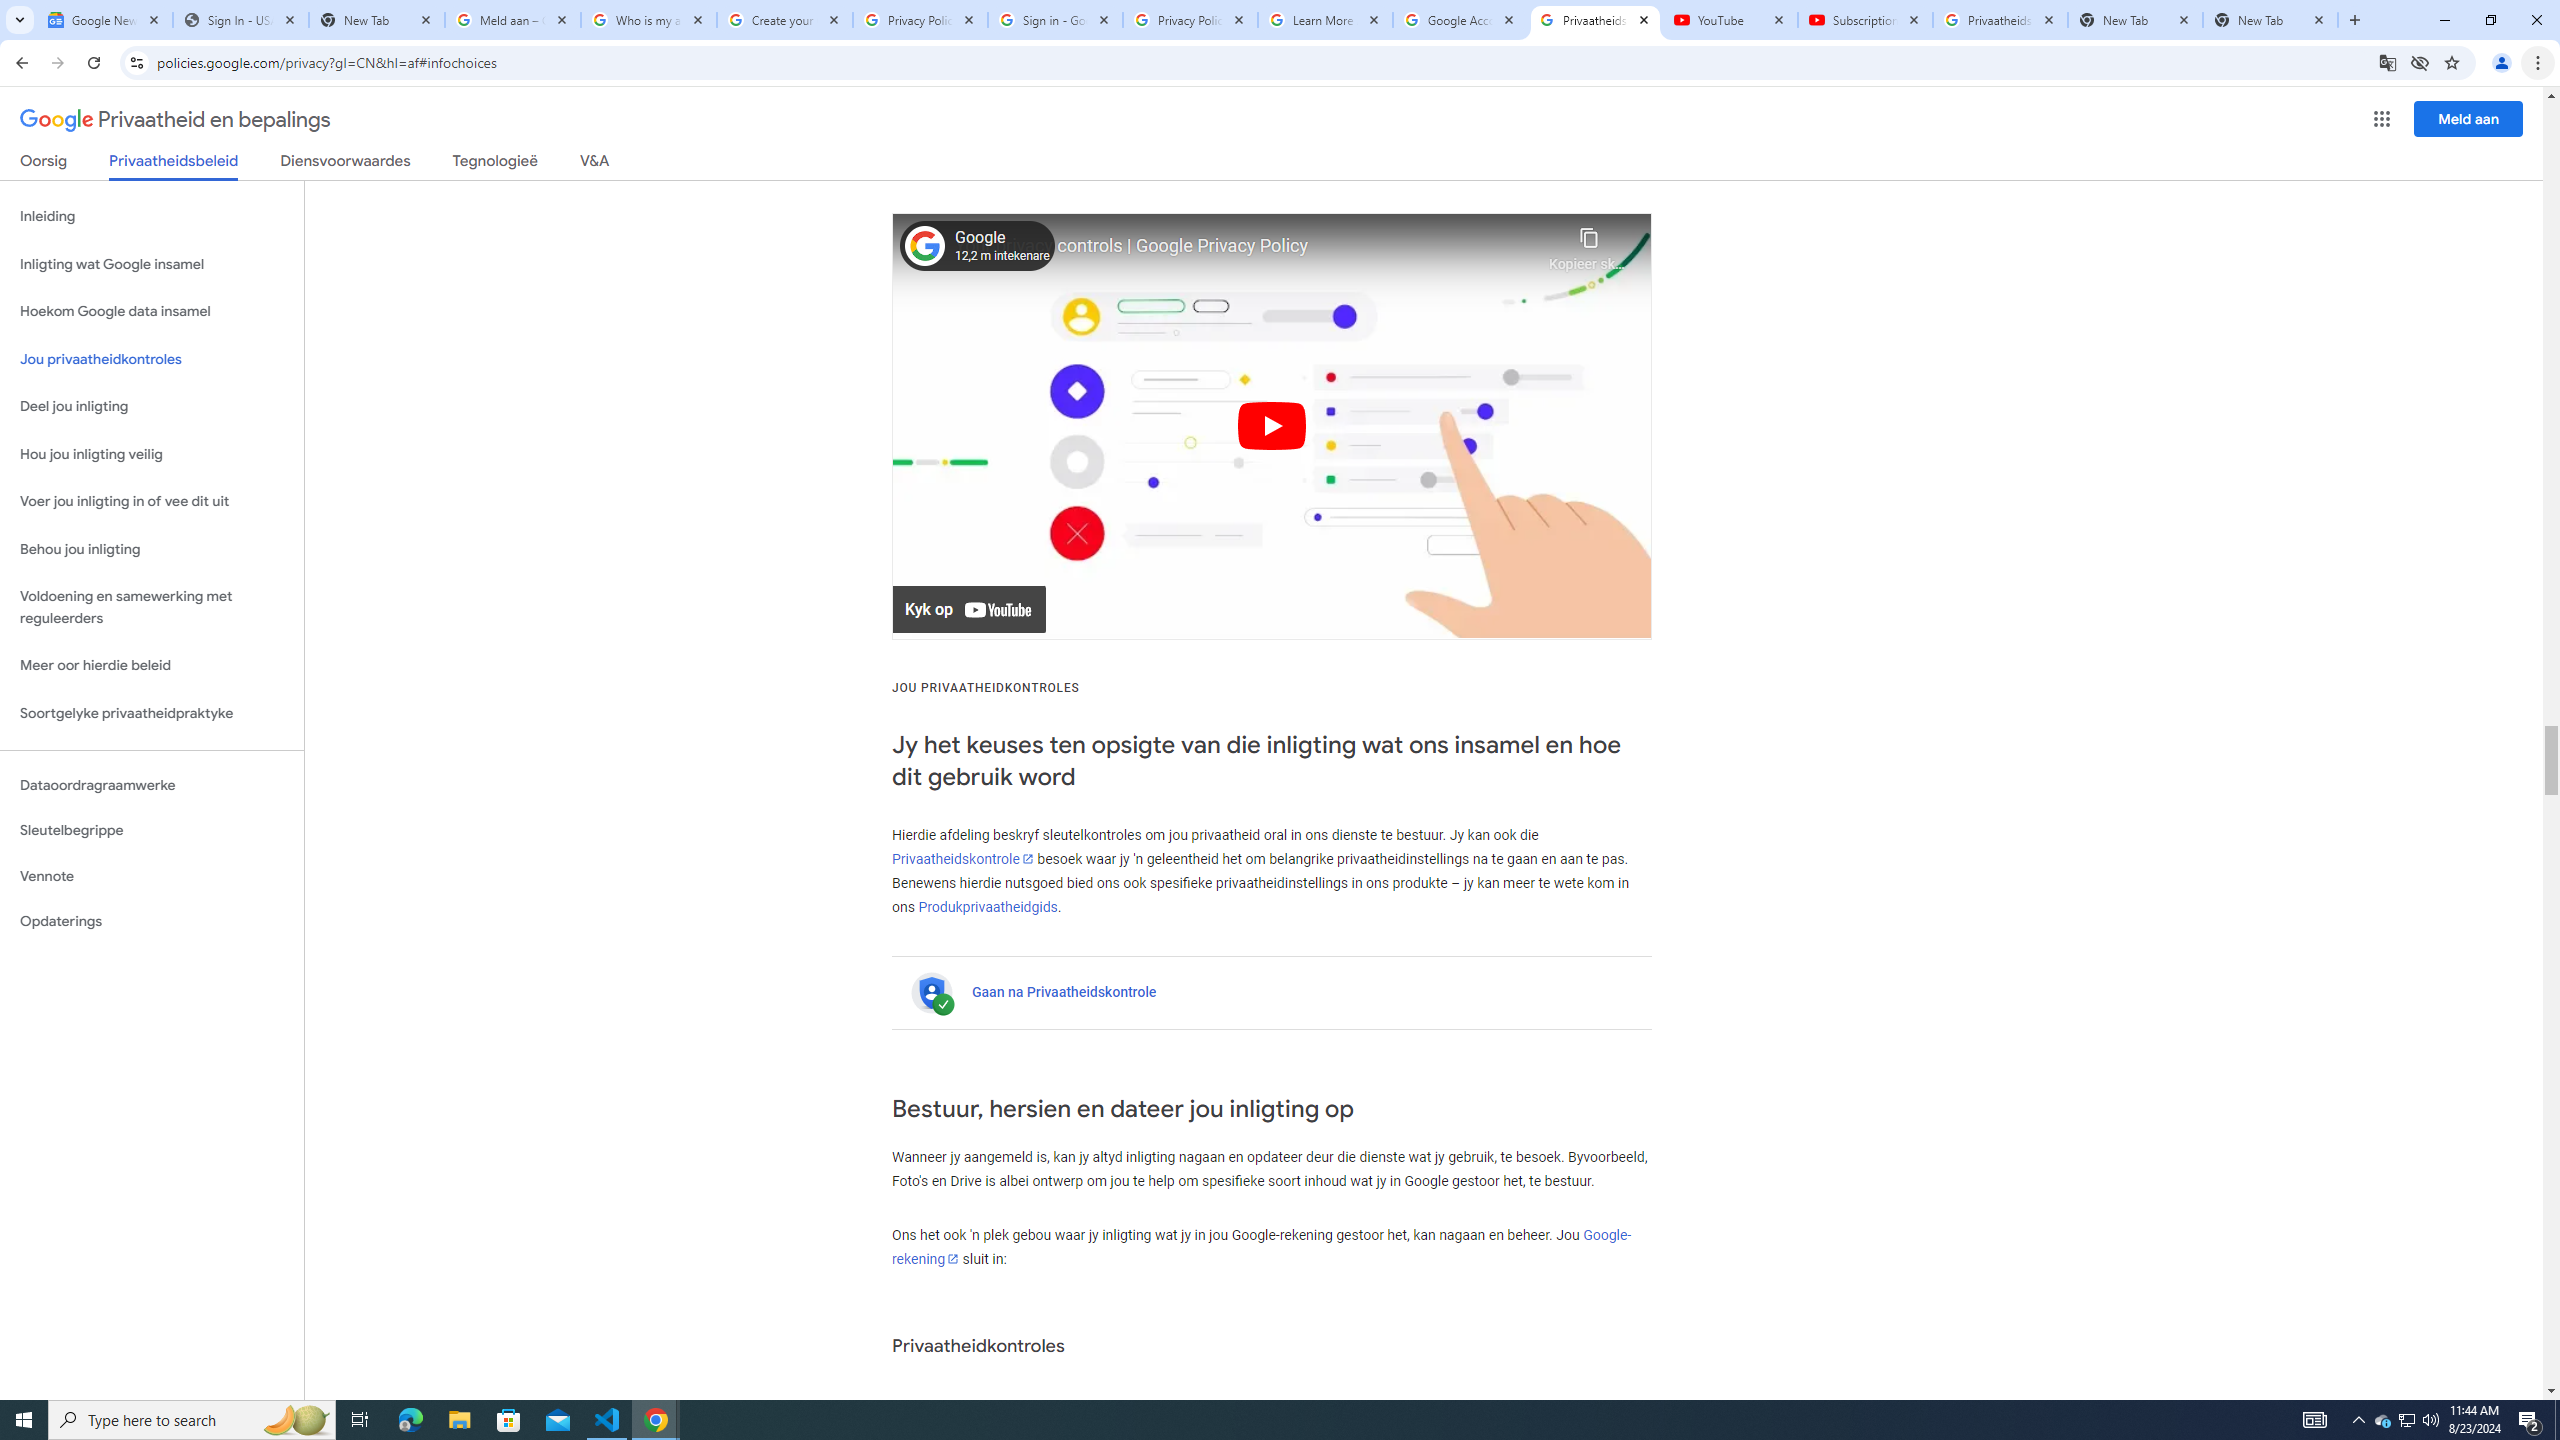  What do you see at coordinates (151, 876) in the screenshot?
I see `'Vennote'` at bounding box center [151, 876].